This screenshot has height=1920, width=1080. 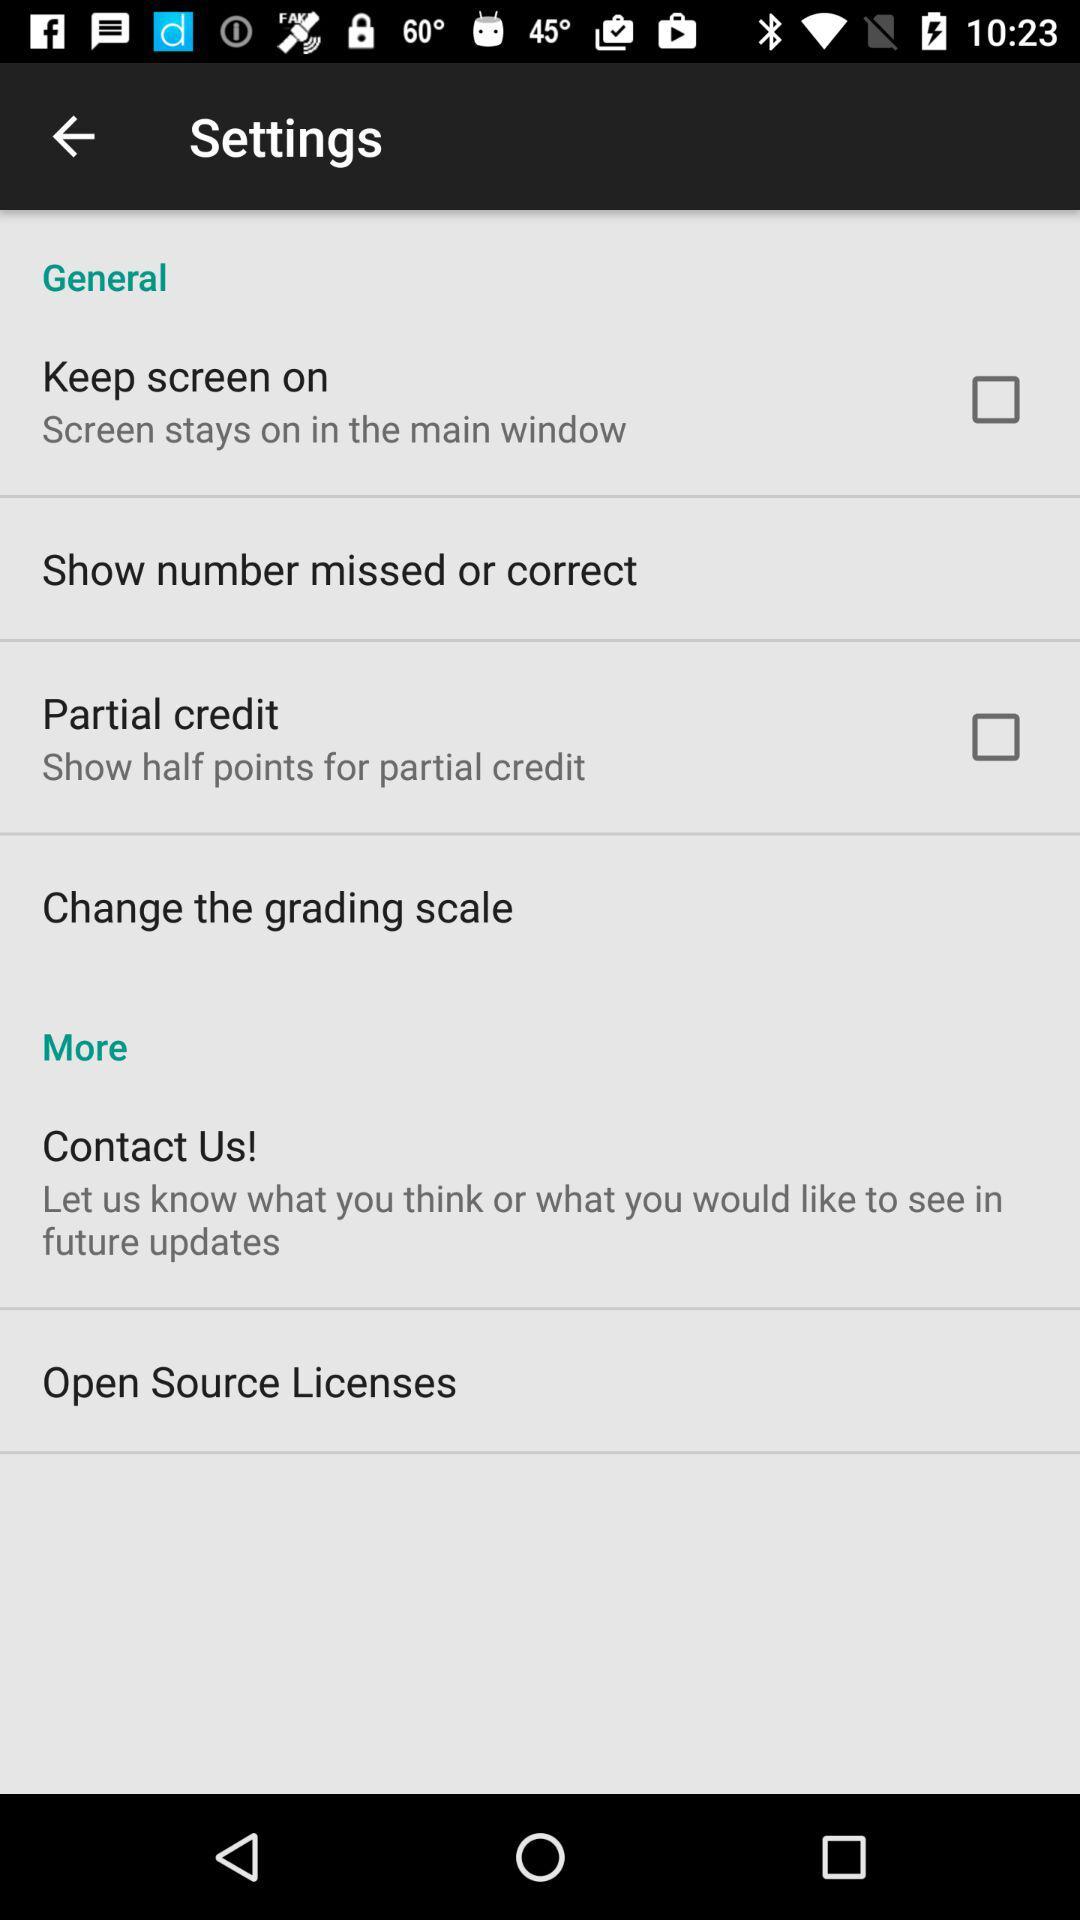 What do you see at coordinates (338, 567) in the screenshot?
I see `the item below the screen stays on item` at bounding box center [338, 567].